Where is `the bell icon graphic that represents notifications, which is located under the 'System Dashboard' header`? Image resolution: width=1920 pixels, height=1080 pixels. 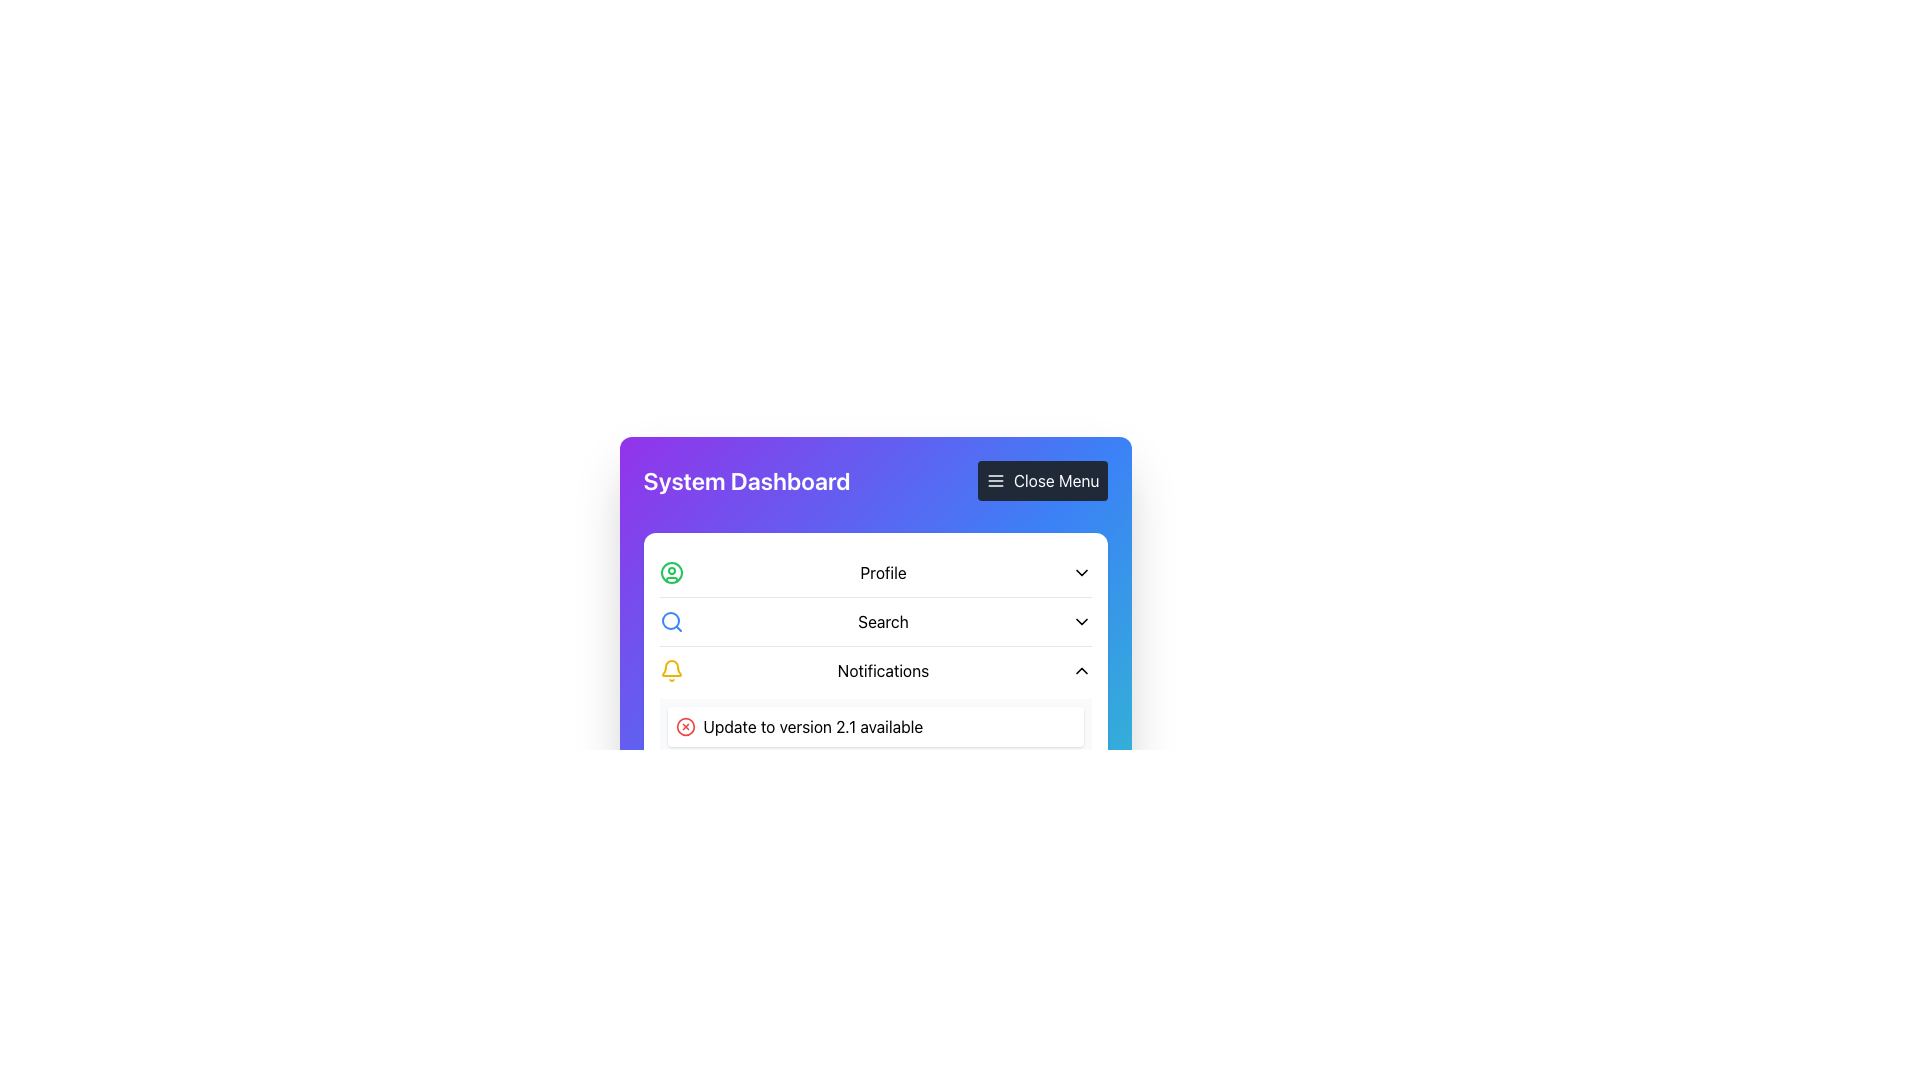
the bell icon graphic that represents notifications, which is located under the 'System Dashboard' header is located at coordinates (671, 668).